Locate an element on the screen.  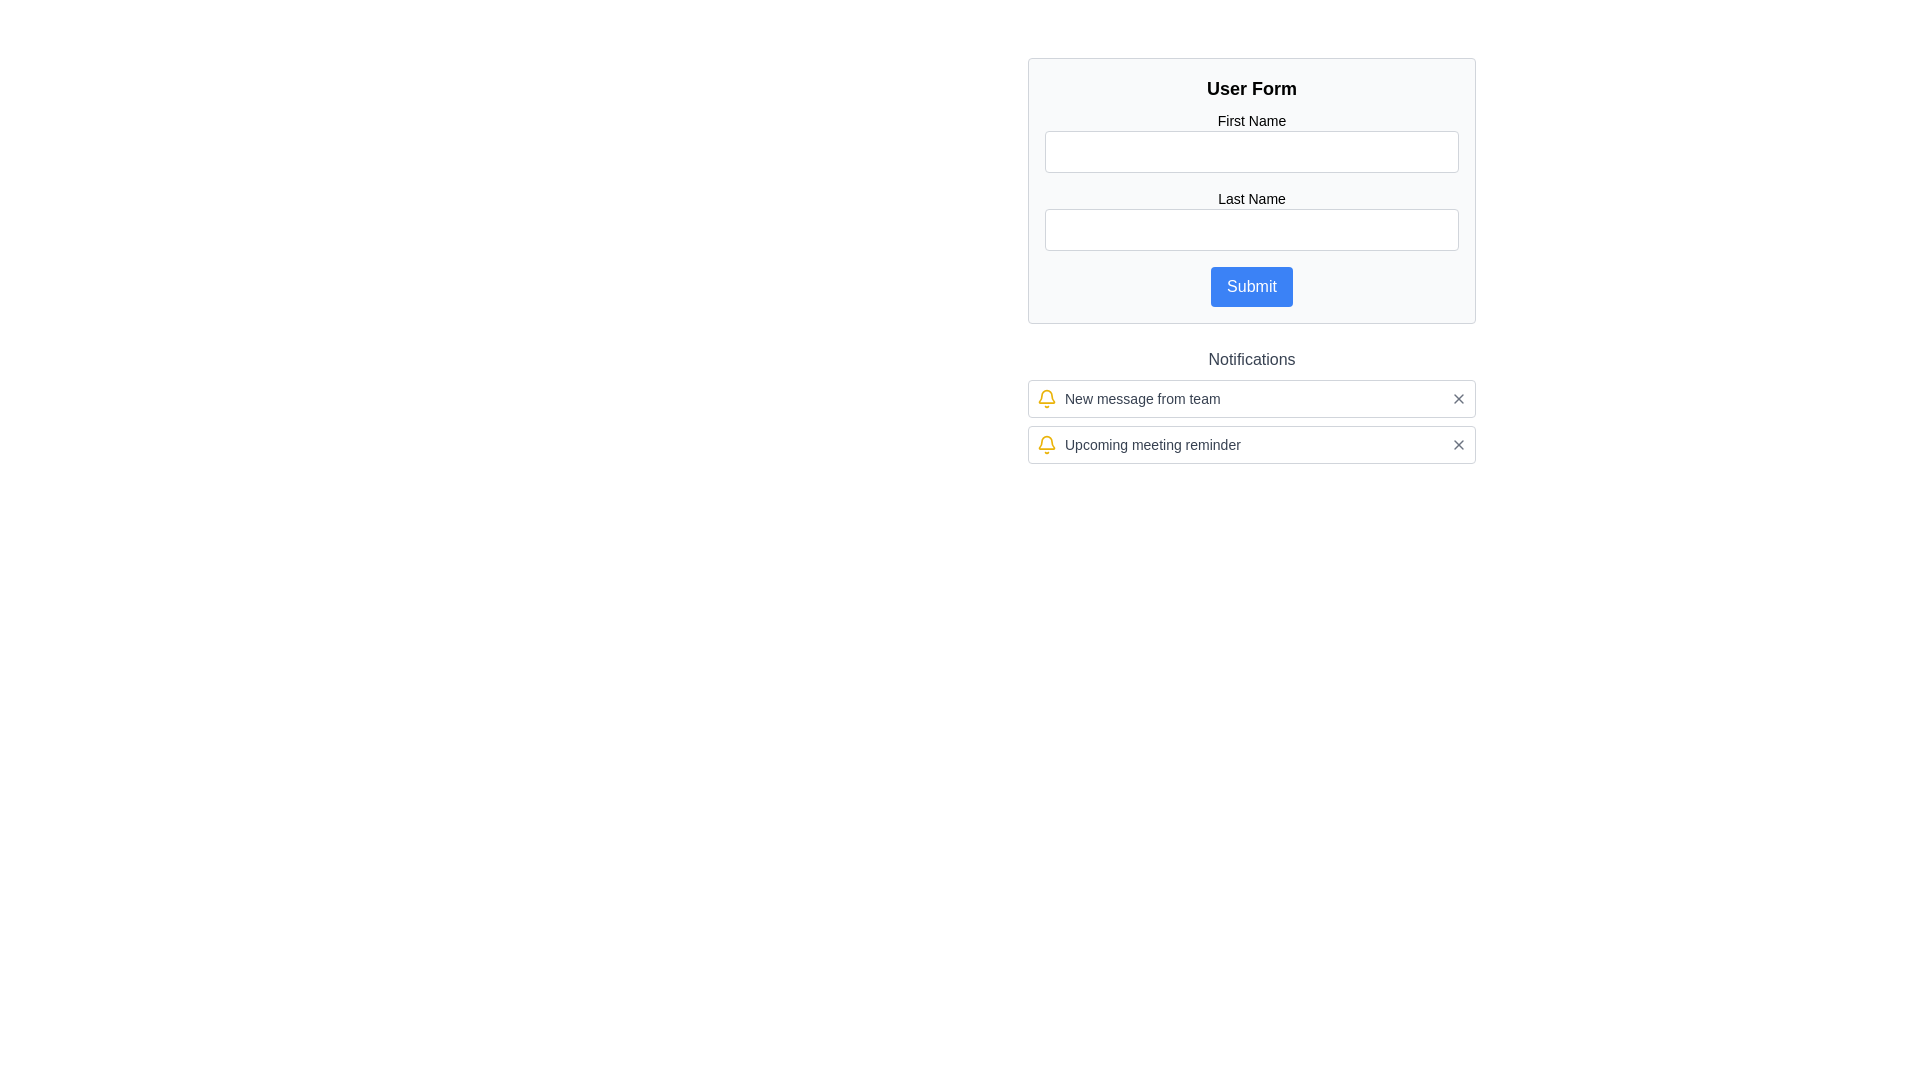
the informational label about the upcoming meeting, which is the second entry in the notification list under the 'Notifications' header, located to the right of a yellow bell icon is located at coordinates (1152, 443).